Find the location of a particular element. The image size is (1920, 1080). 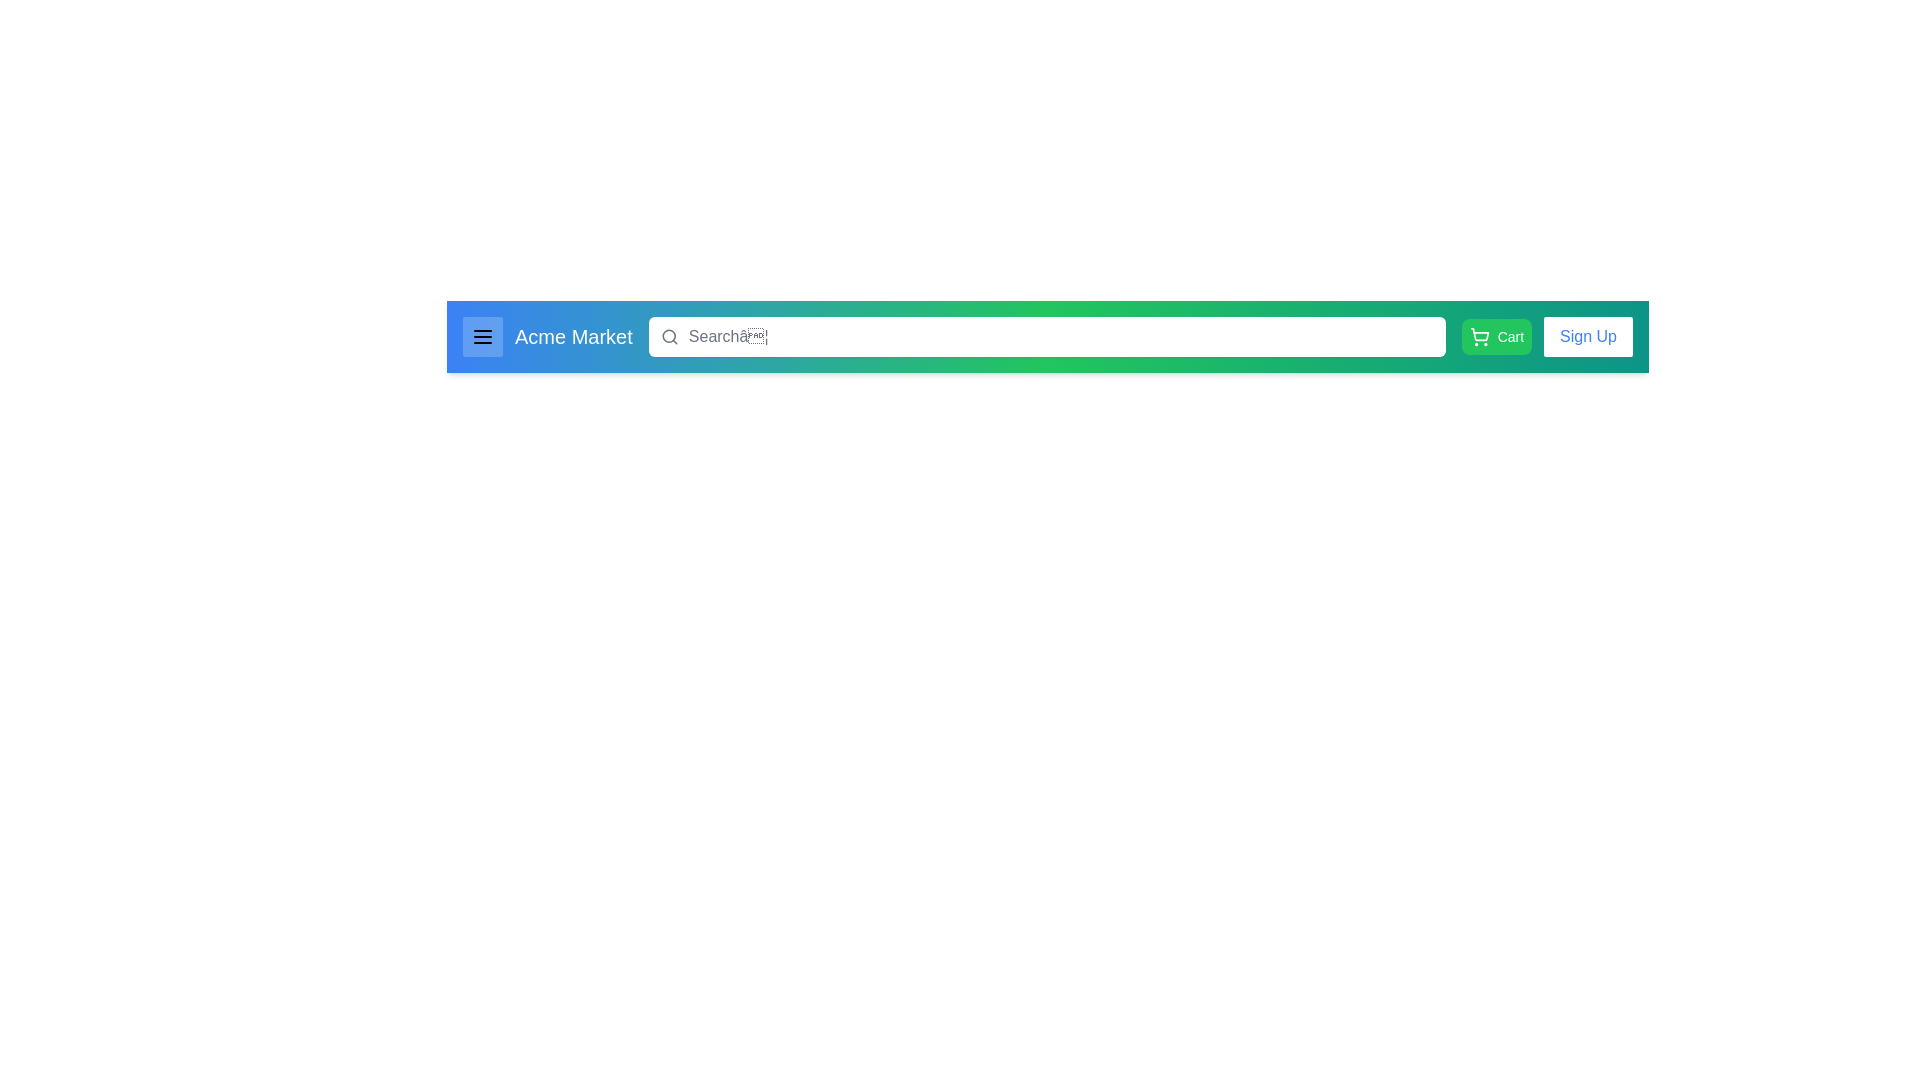

the cart button to view the cart contents is located at coordinates (1496, 335).